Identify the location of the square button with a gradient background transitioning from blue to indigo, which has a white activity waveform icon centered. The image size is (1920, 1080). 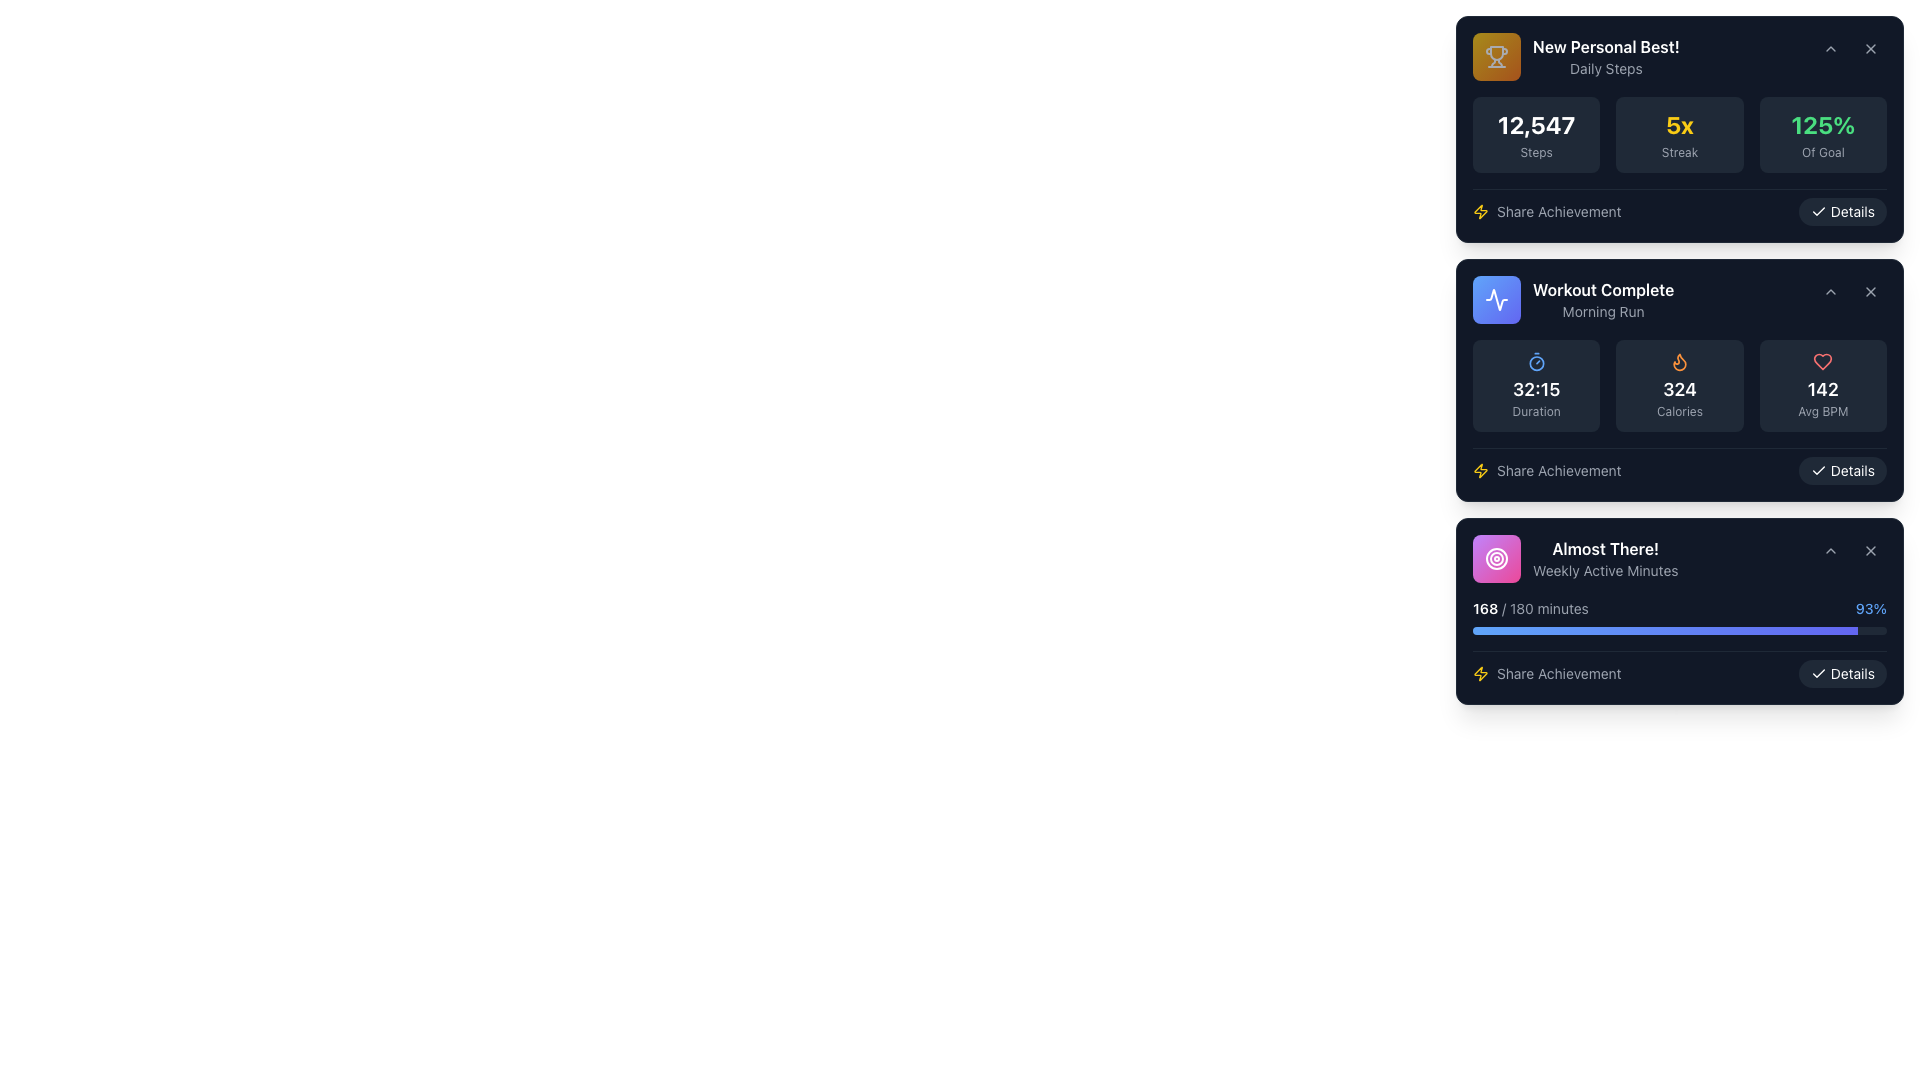
(1497, 300).